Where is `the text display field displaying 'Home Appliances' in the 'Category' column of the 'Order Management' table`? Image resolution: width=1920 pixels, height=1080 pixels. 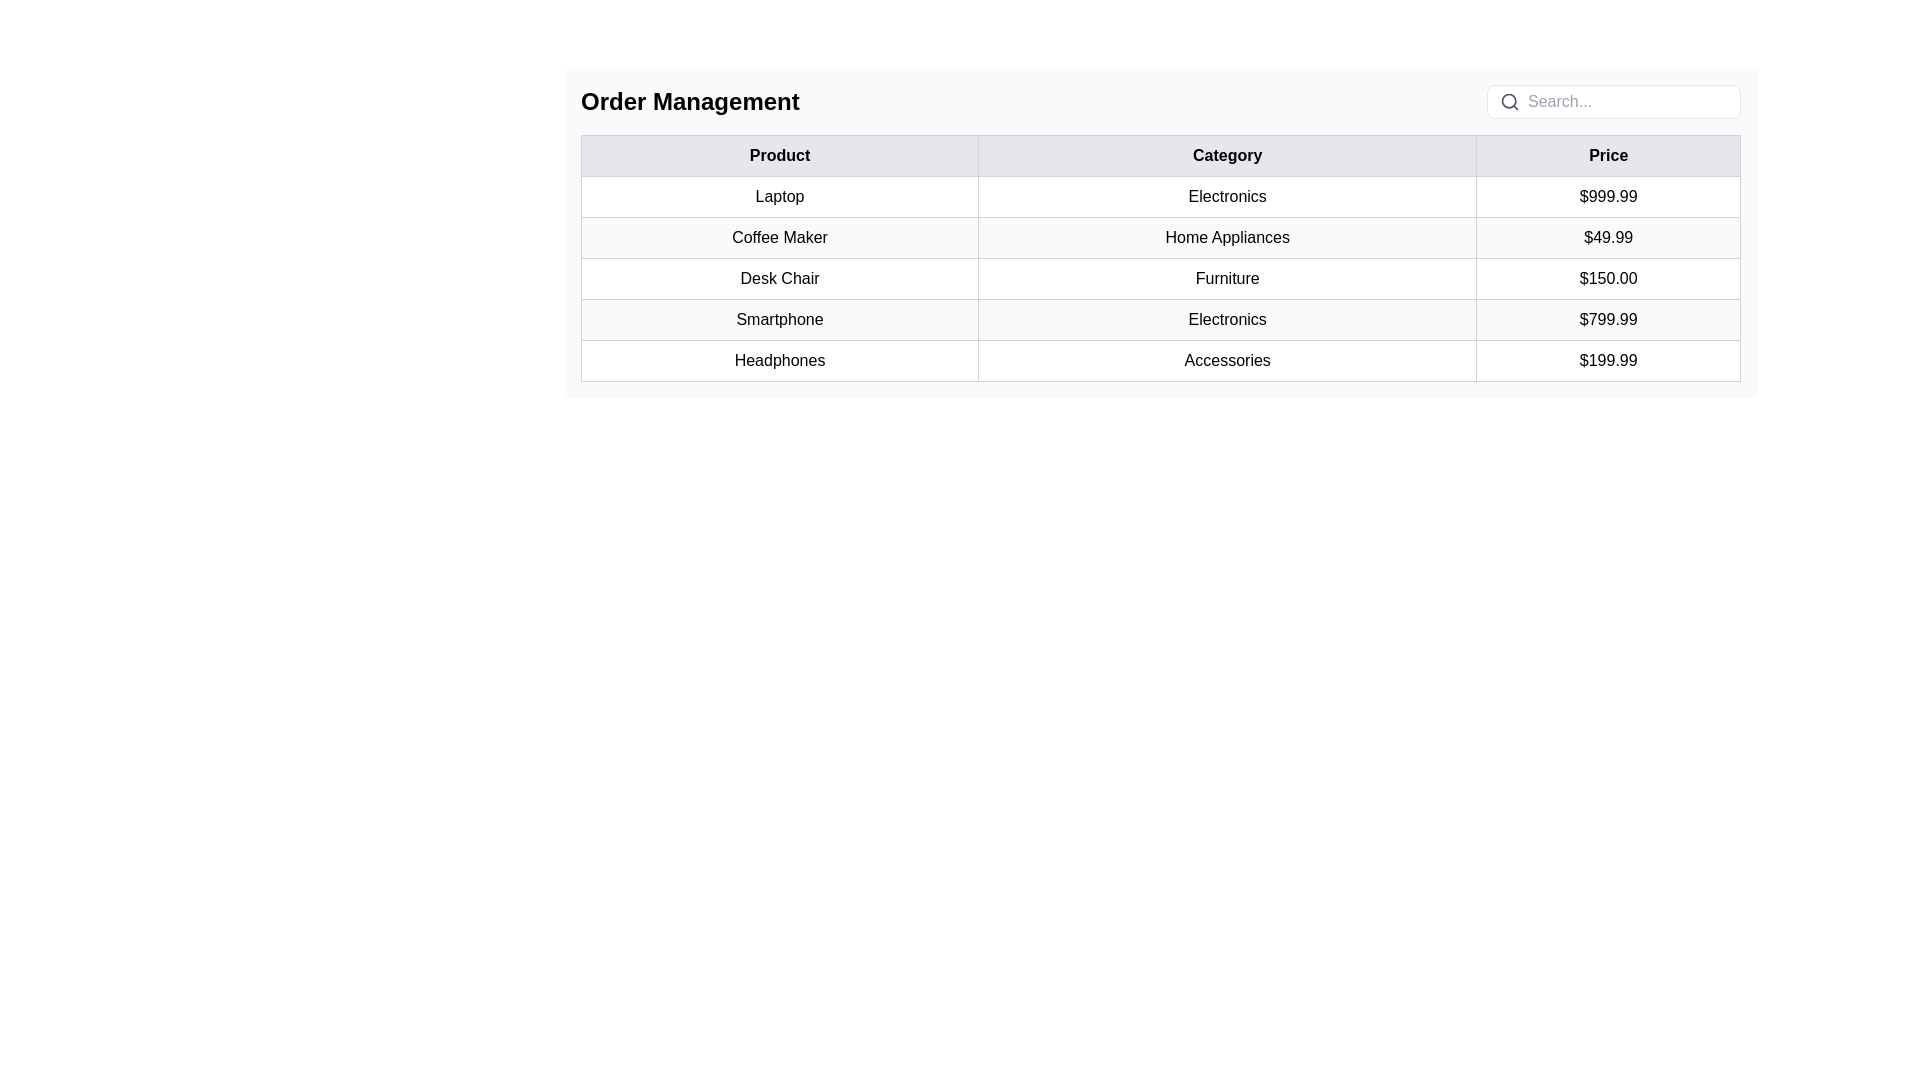 the text display field displaying 'Home Appliances' in the 'Category' column of the 'Order Management' table is located at coordinates (1226, 237).